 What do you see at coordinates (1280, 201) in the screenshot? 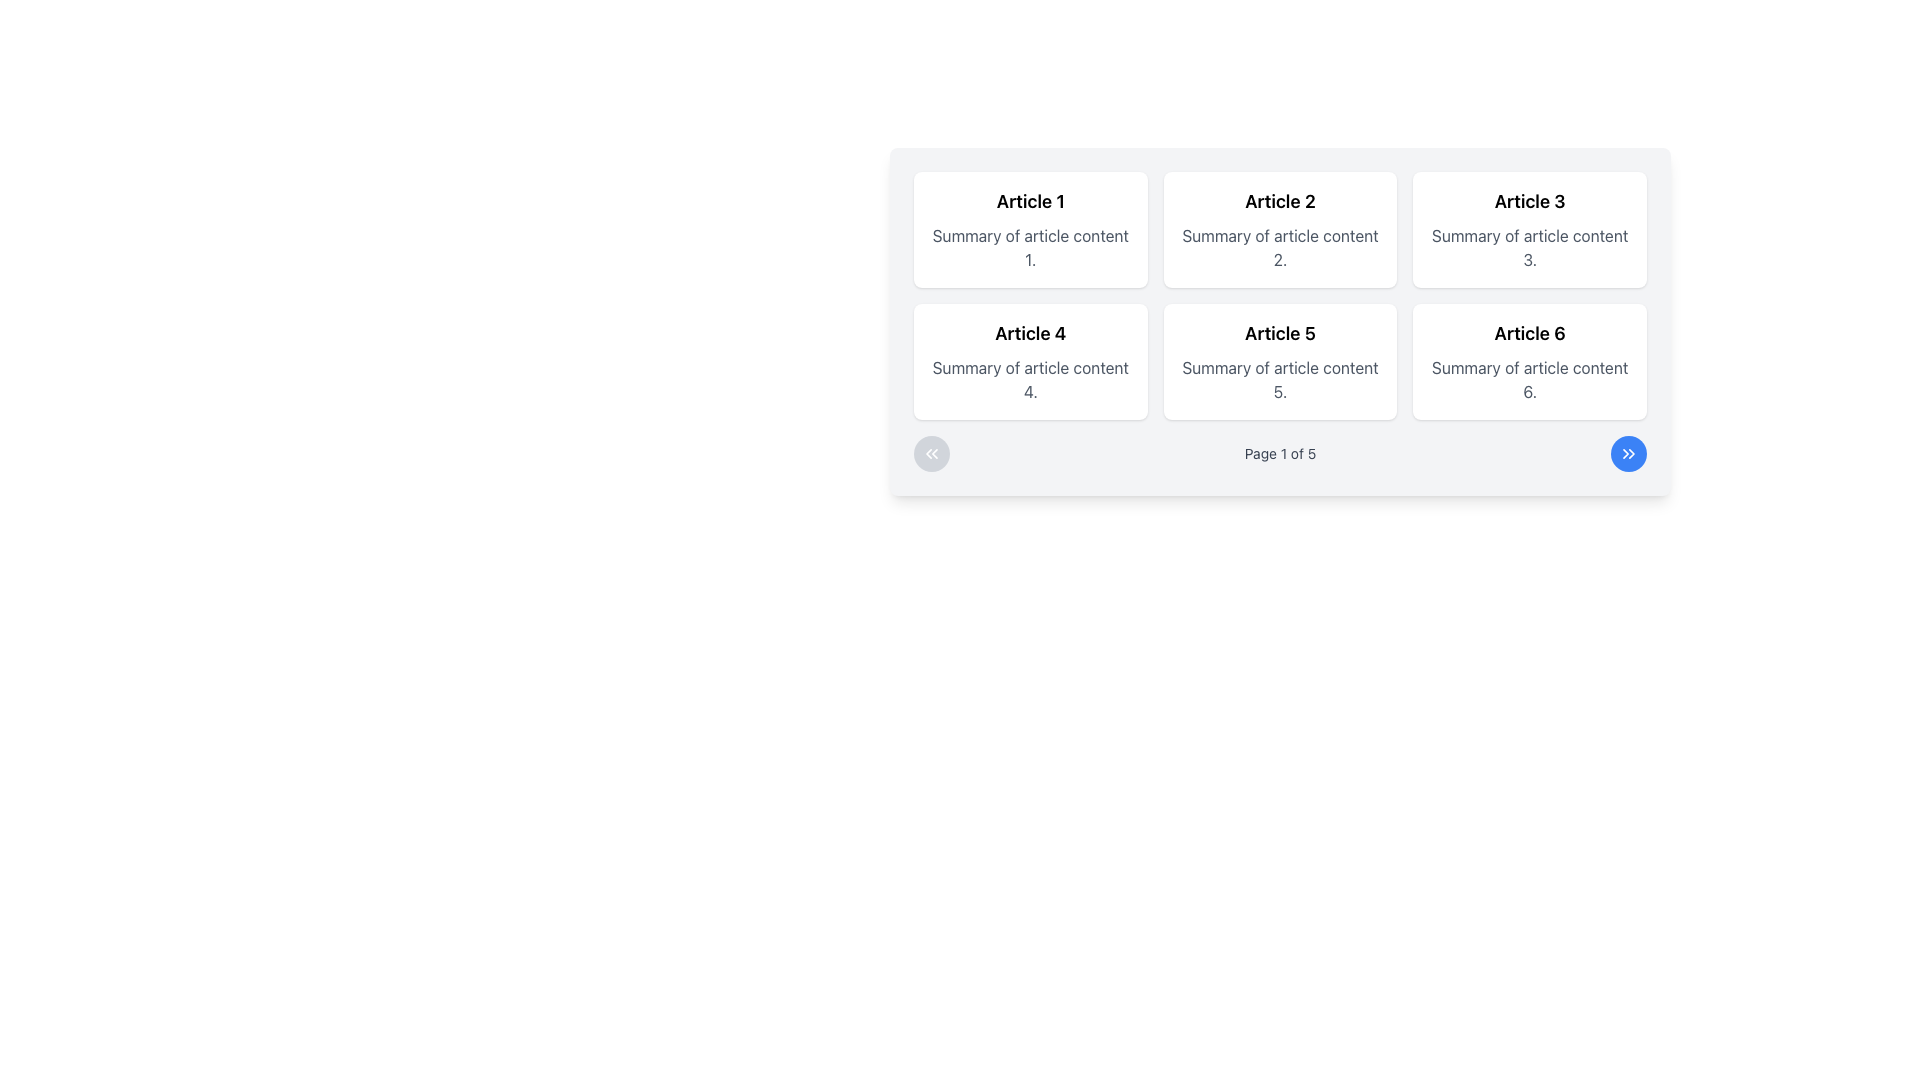
I see `the text label that indicates the title of 'Article 2', positioned at the top-center of its grid cell` at bounding box center [1280, 201].